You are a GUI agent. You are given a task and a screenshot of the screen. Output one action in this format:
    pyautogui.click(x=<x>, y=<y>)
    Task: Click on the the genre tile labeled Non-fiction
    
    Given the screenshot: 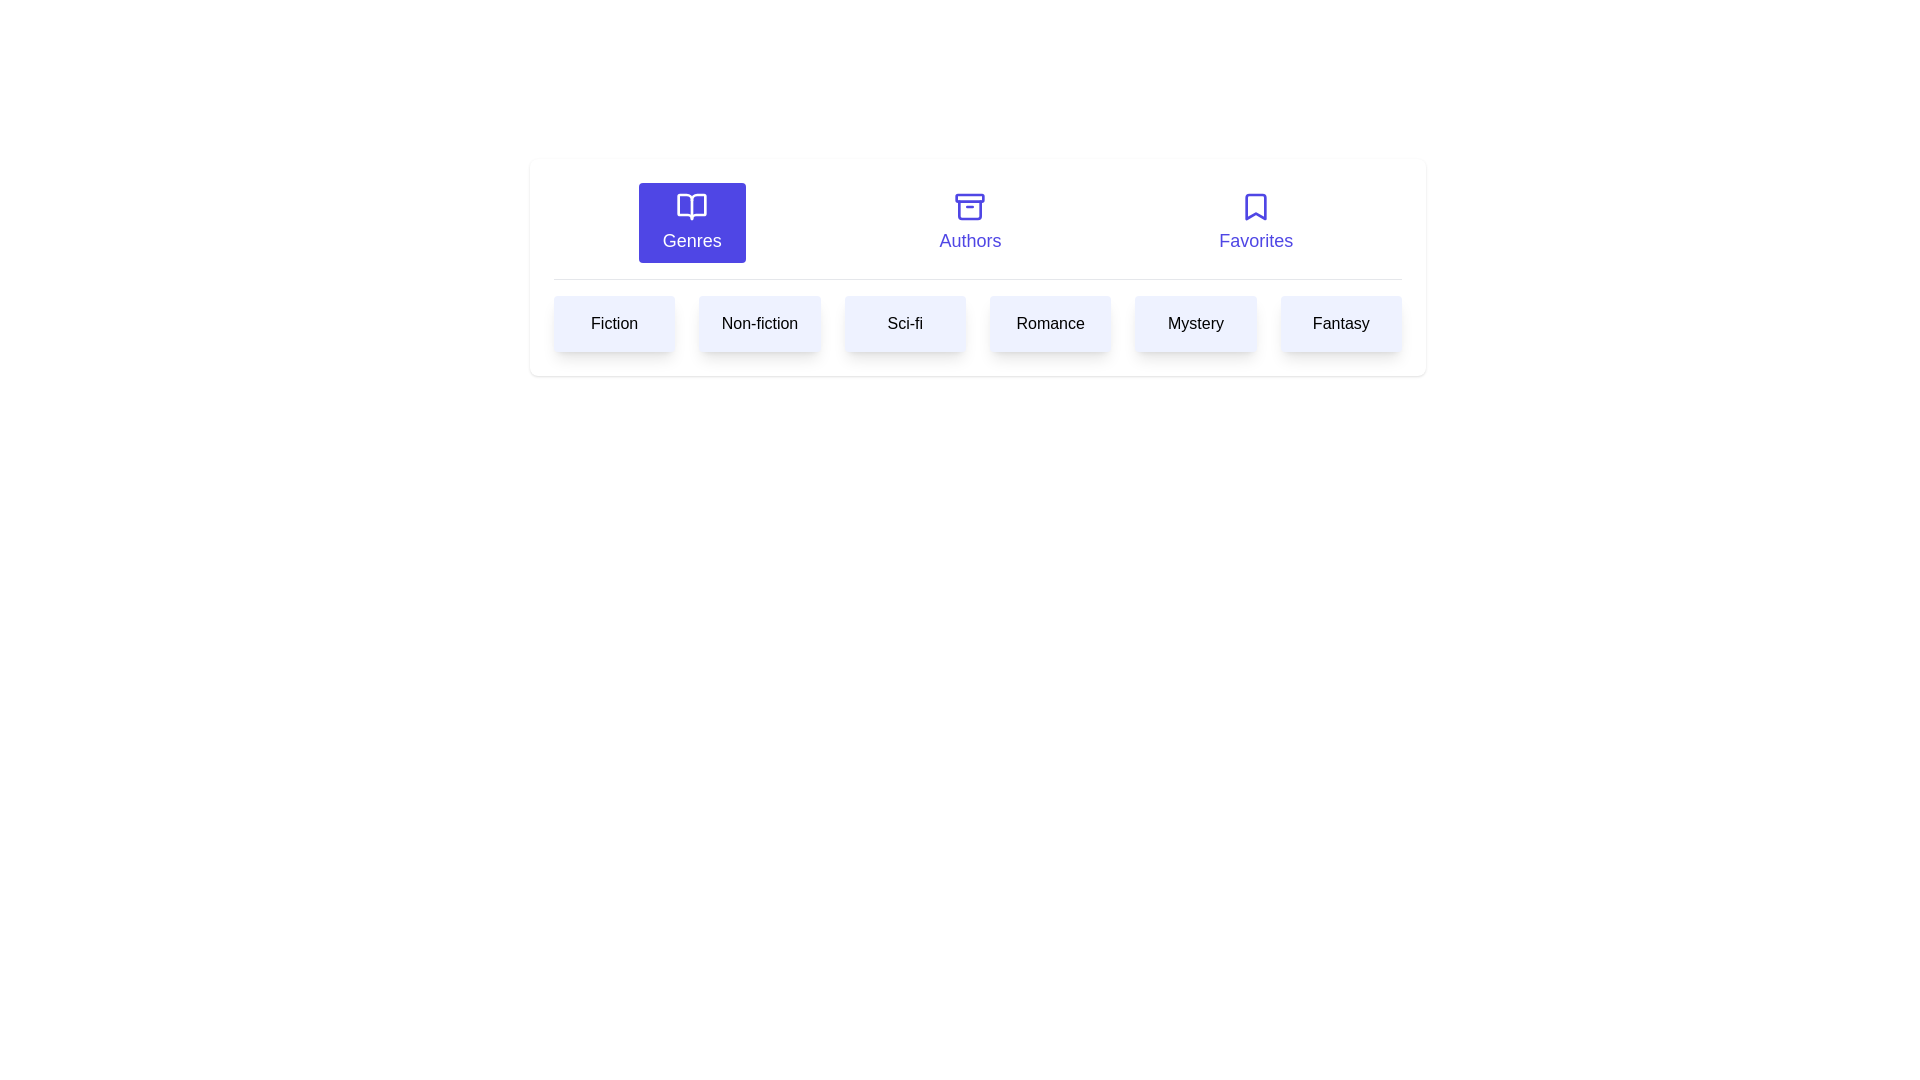 What is the action you would take?
    pyautogui.click(x=758, y=323)
    